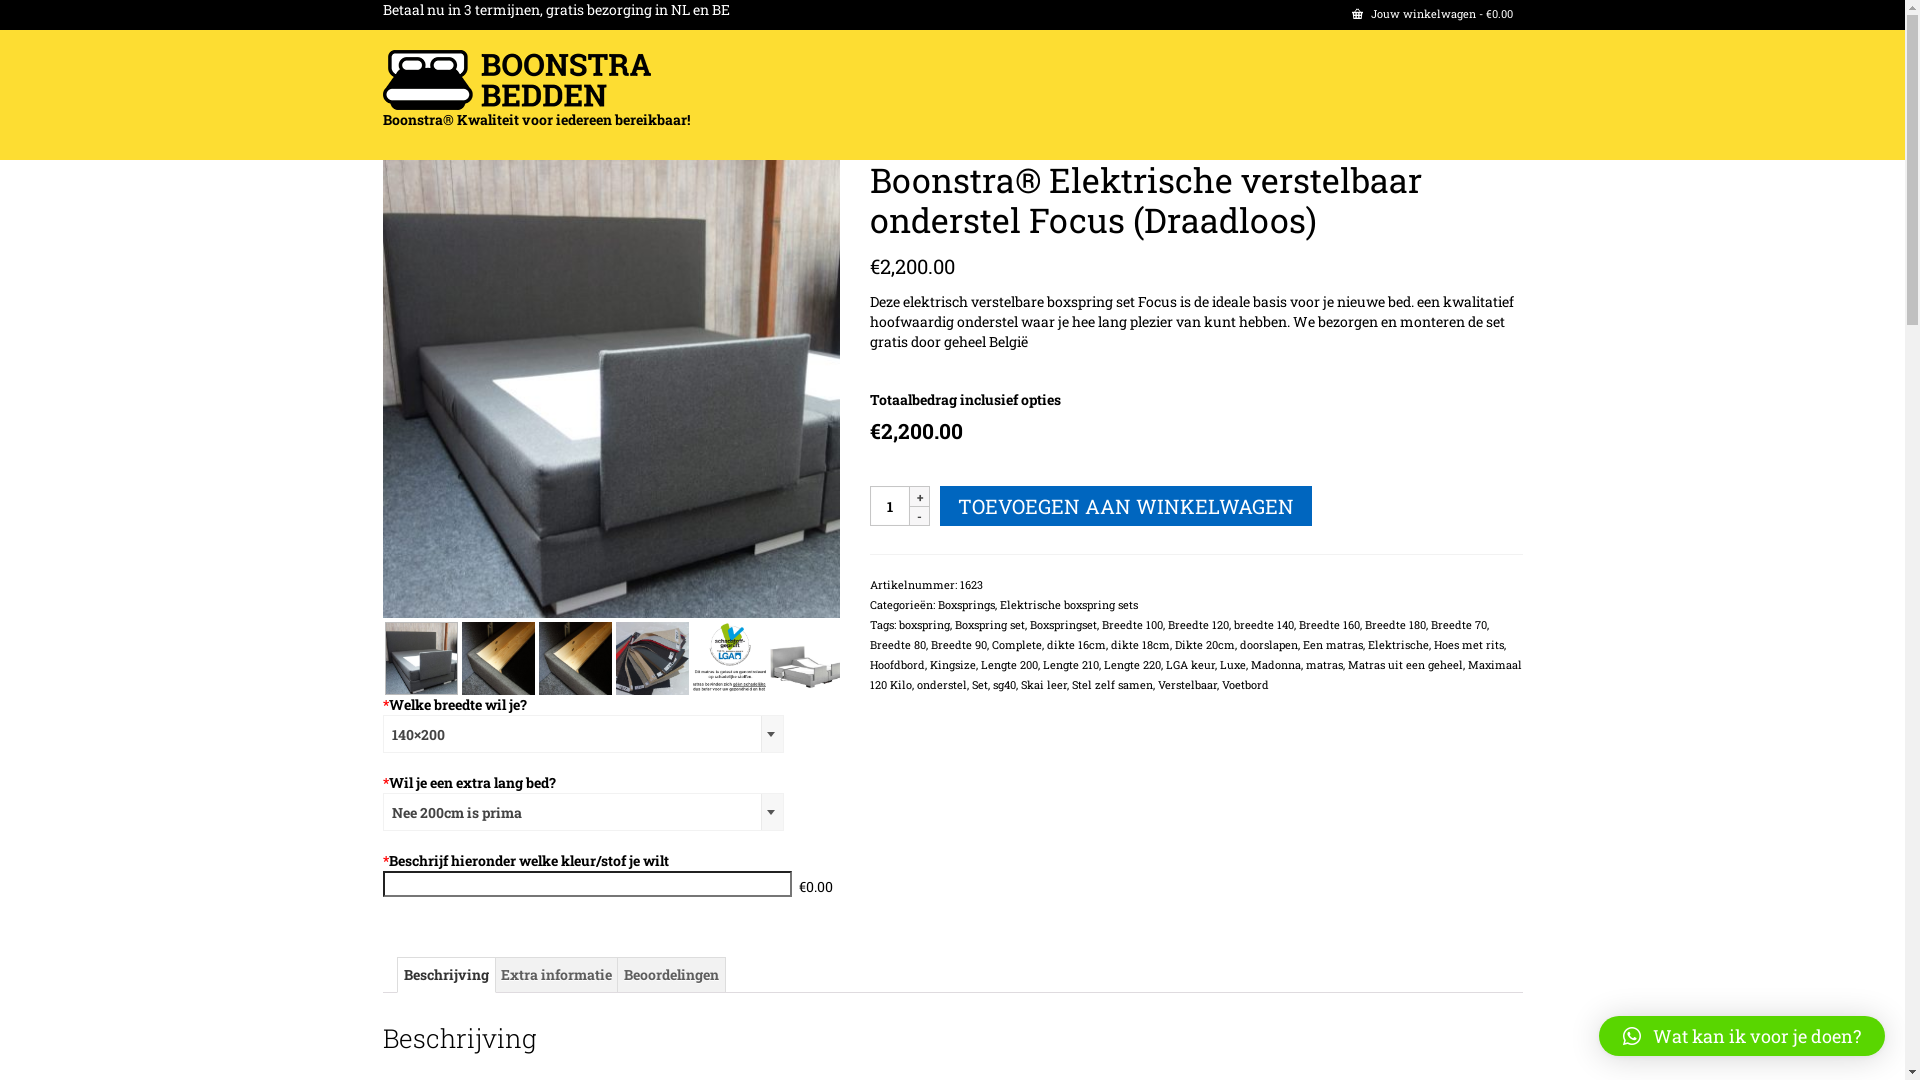 The height and width of the screenshot is (1080, 1920). Describe the element at coordinates (1070, 683) in the screenshot. I see `'Stel zelf samen'` at that location.